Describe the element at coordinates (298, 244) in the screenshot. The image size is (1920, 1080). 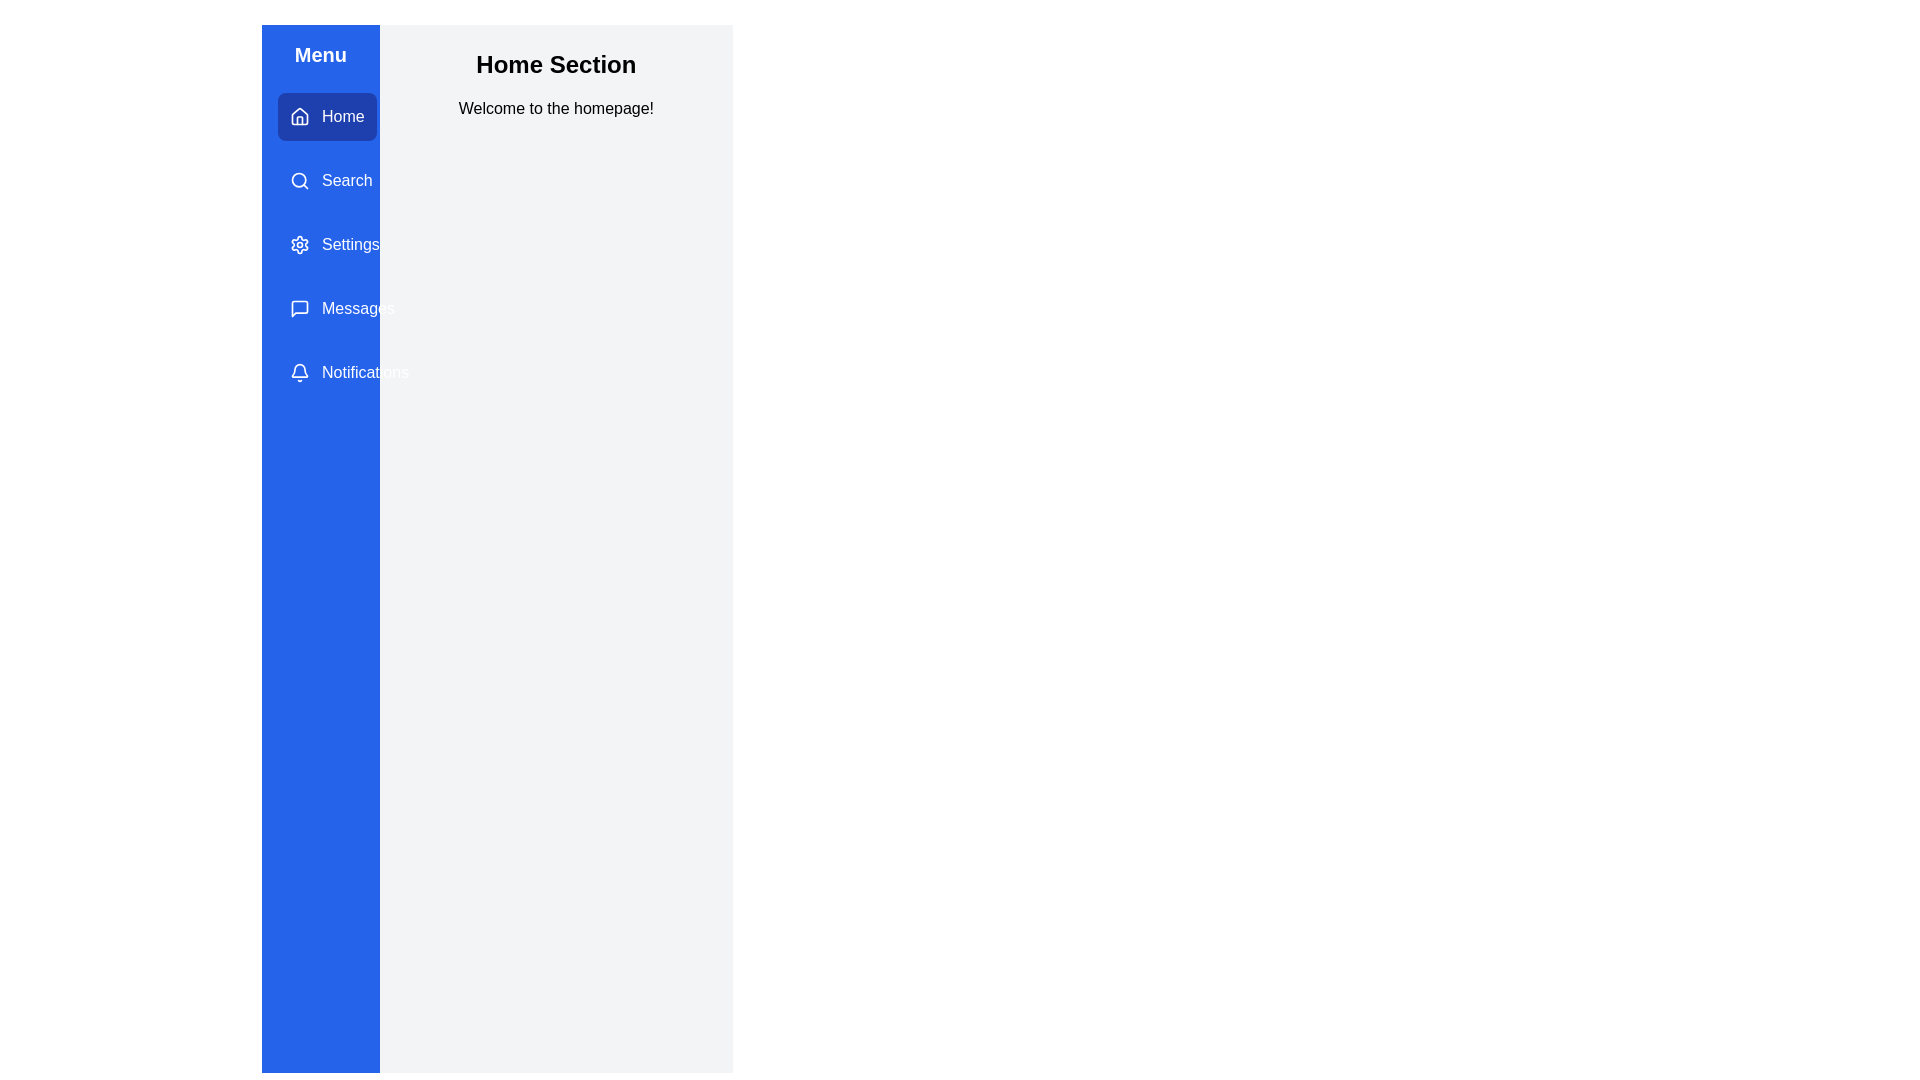
I see `the 'Settings' icon located in the vertical menu on the left side of the application` at that location.